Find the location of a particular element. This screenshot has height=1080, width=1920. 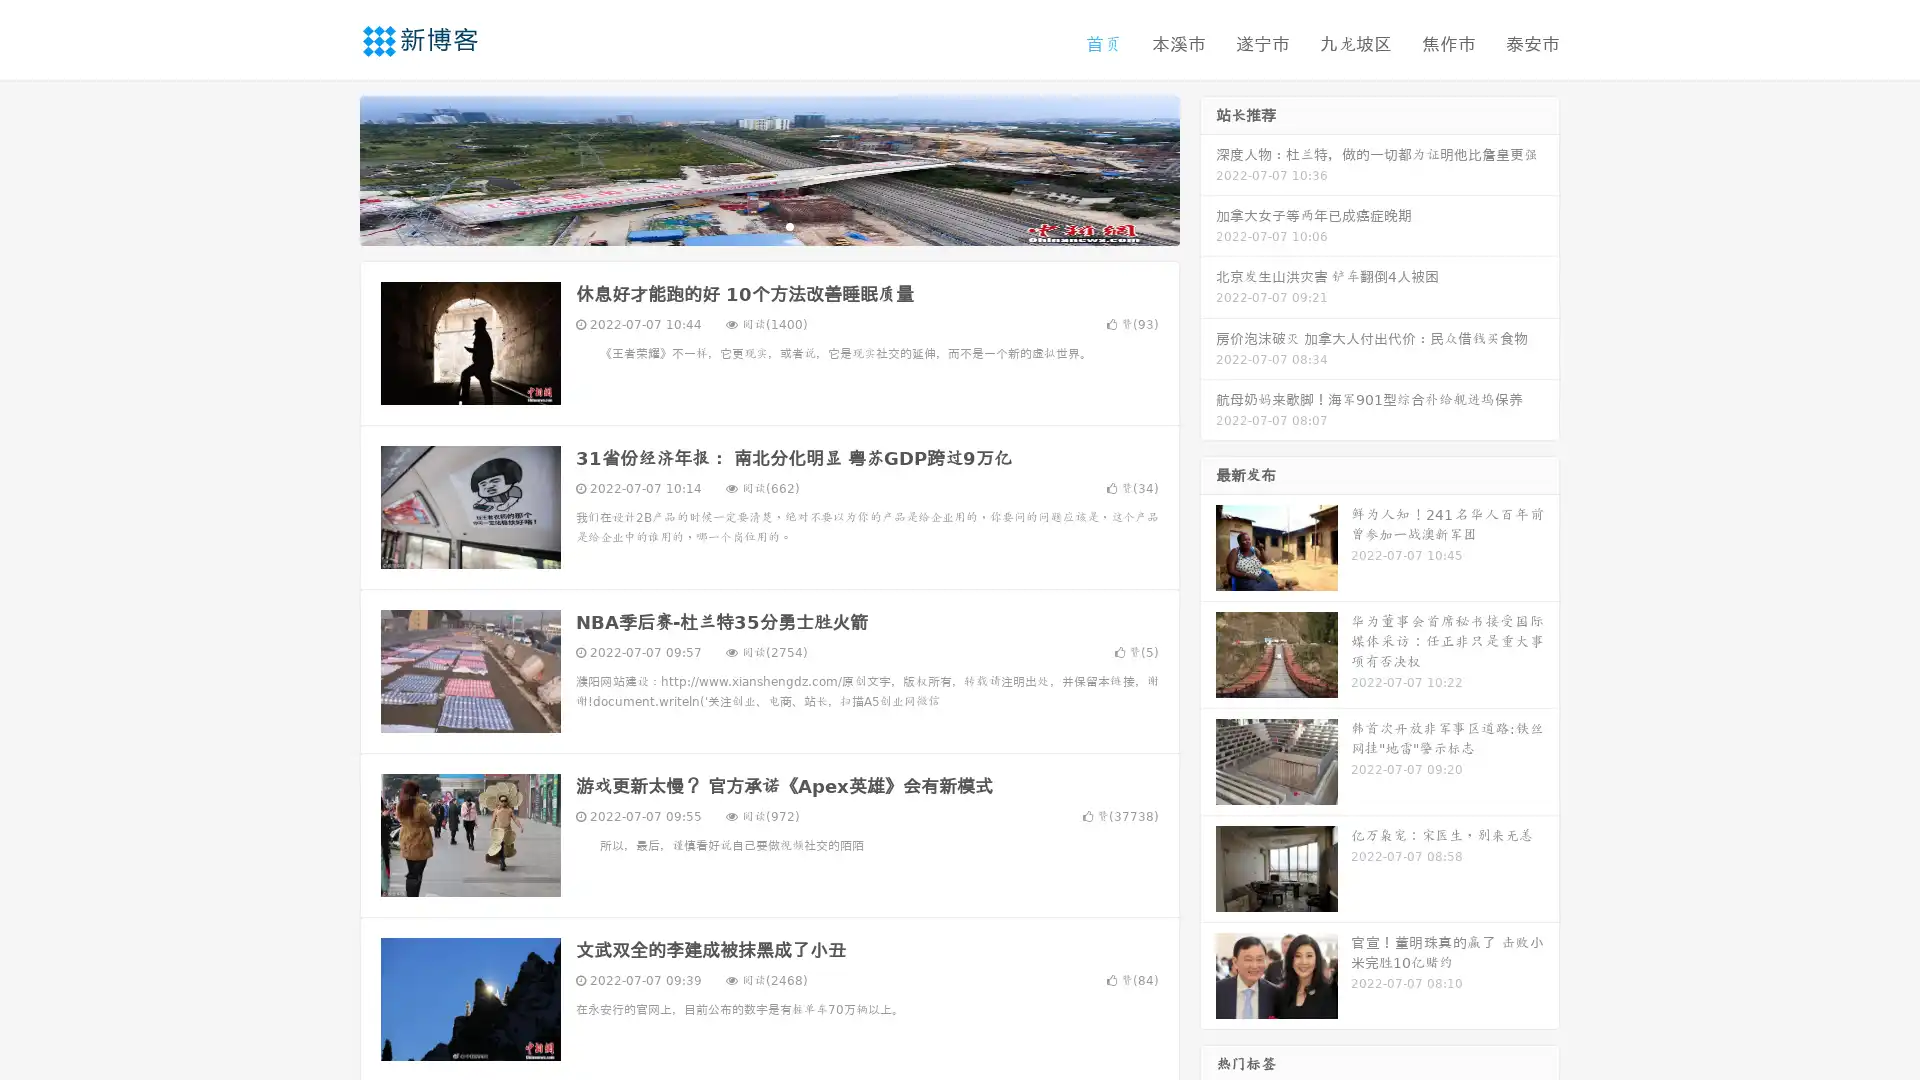

Go to slide 3 is located at coordinates (789, 225).